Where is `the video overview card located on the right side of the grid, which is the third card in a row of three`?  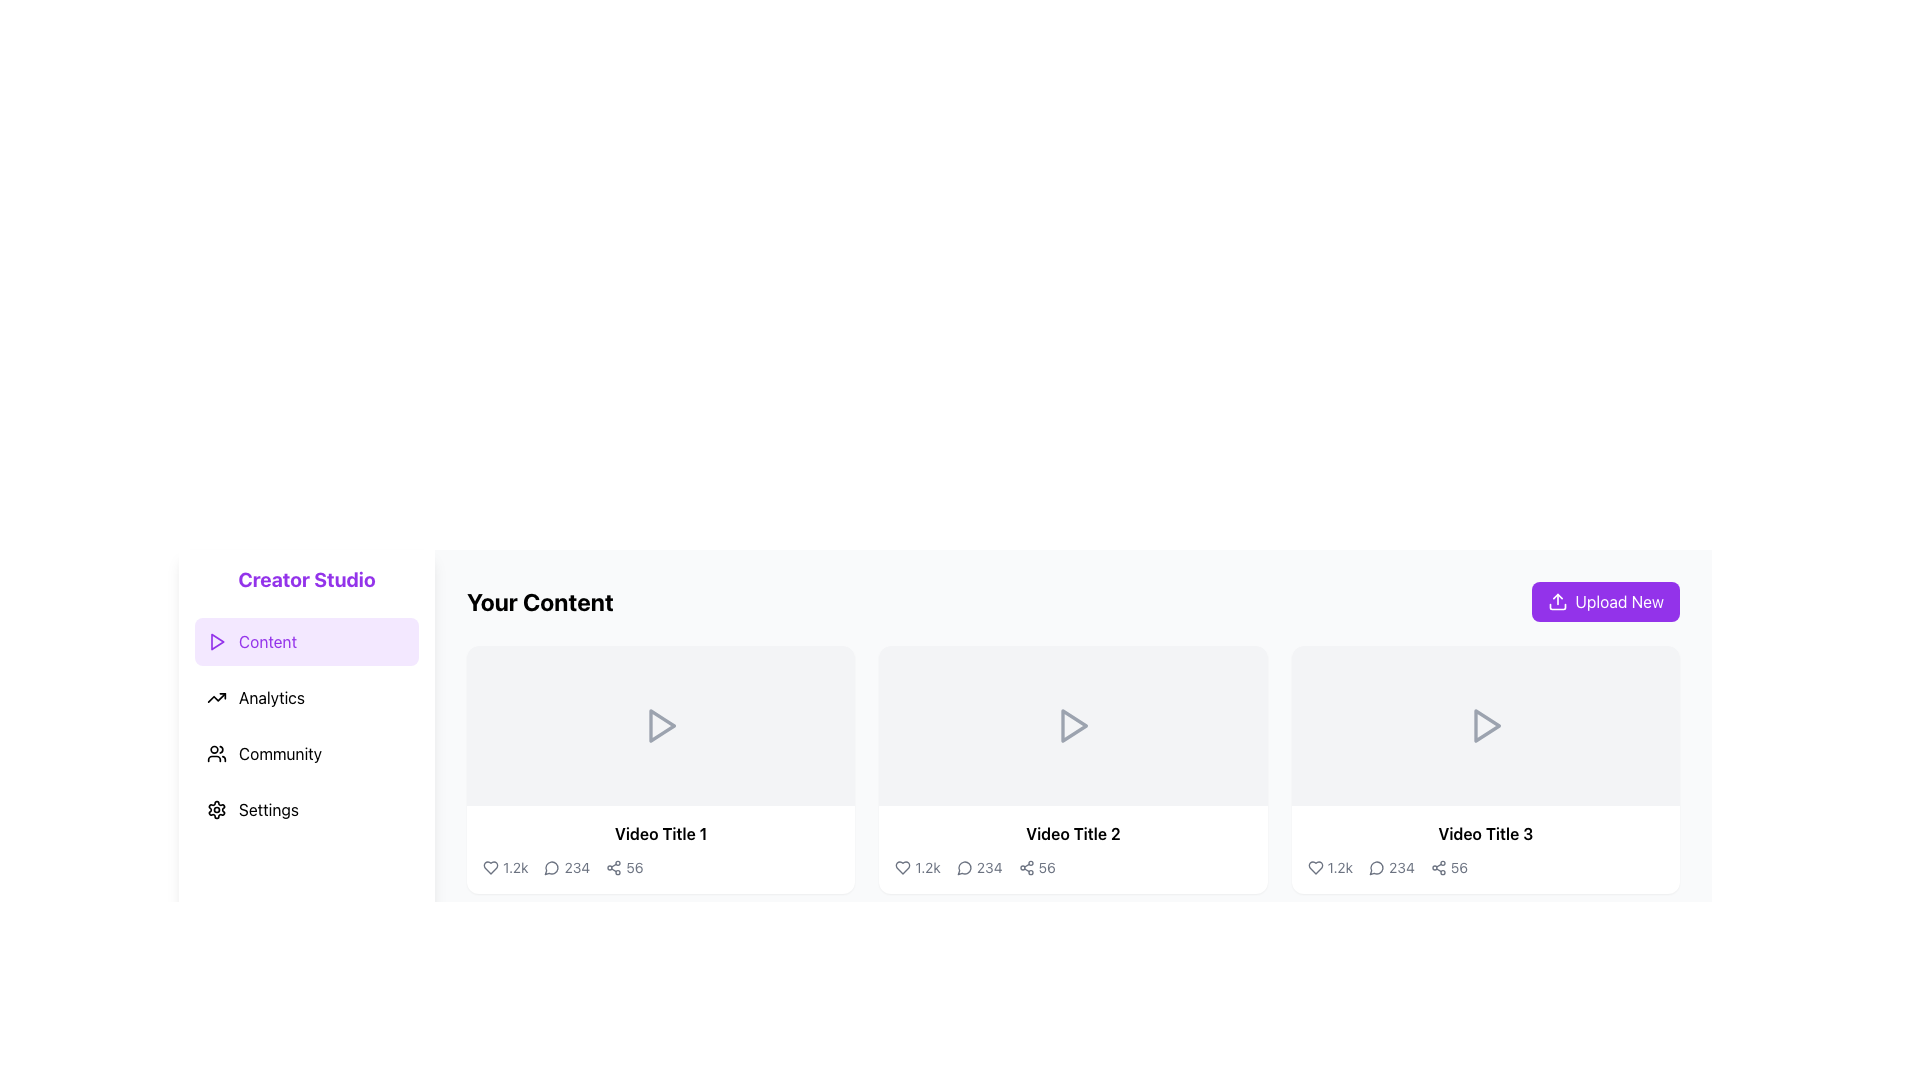 the video overview card located on the right side of the grid, which is the third card in a row of three is located at coordinates (1485, 769).